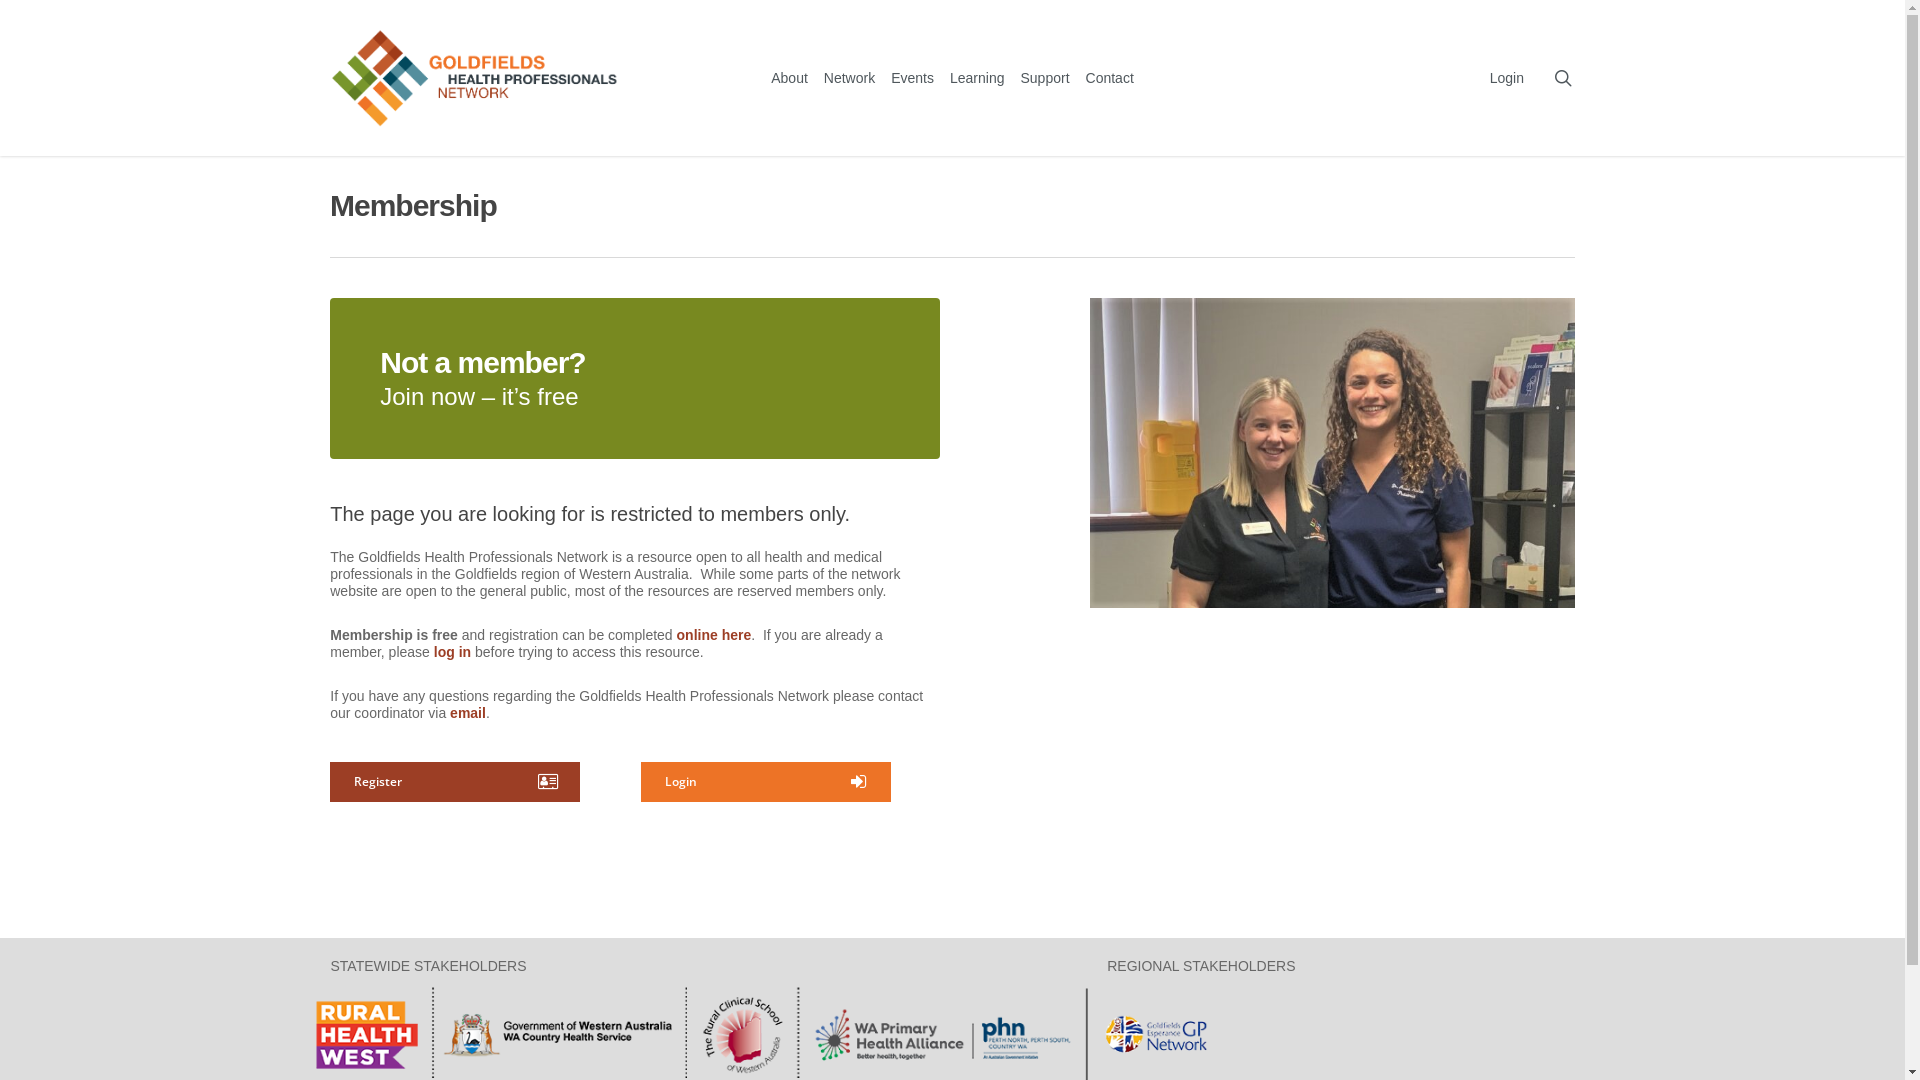 Image resolution: width=1920 pixels, height=1080 pixels. Describe the element at coordinates (911, 76) in the screenshot. I see `'Events'` at that location.